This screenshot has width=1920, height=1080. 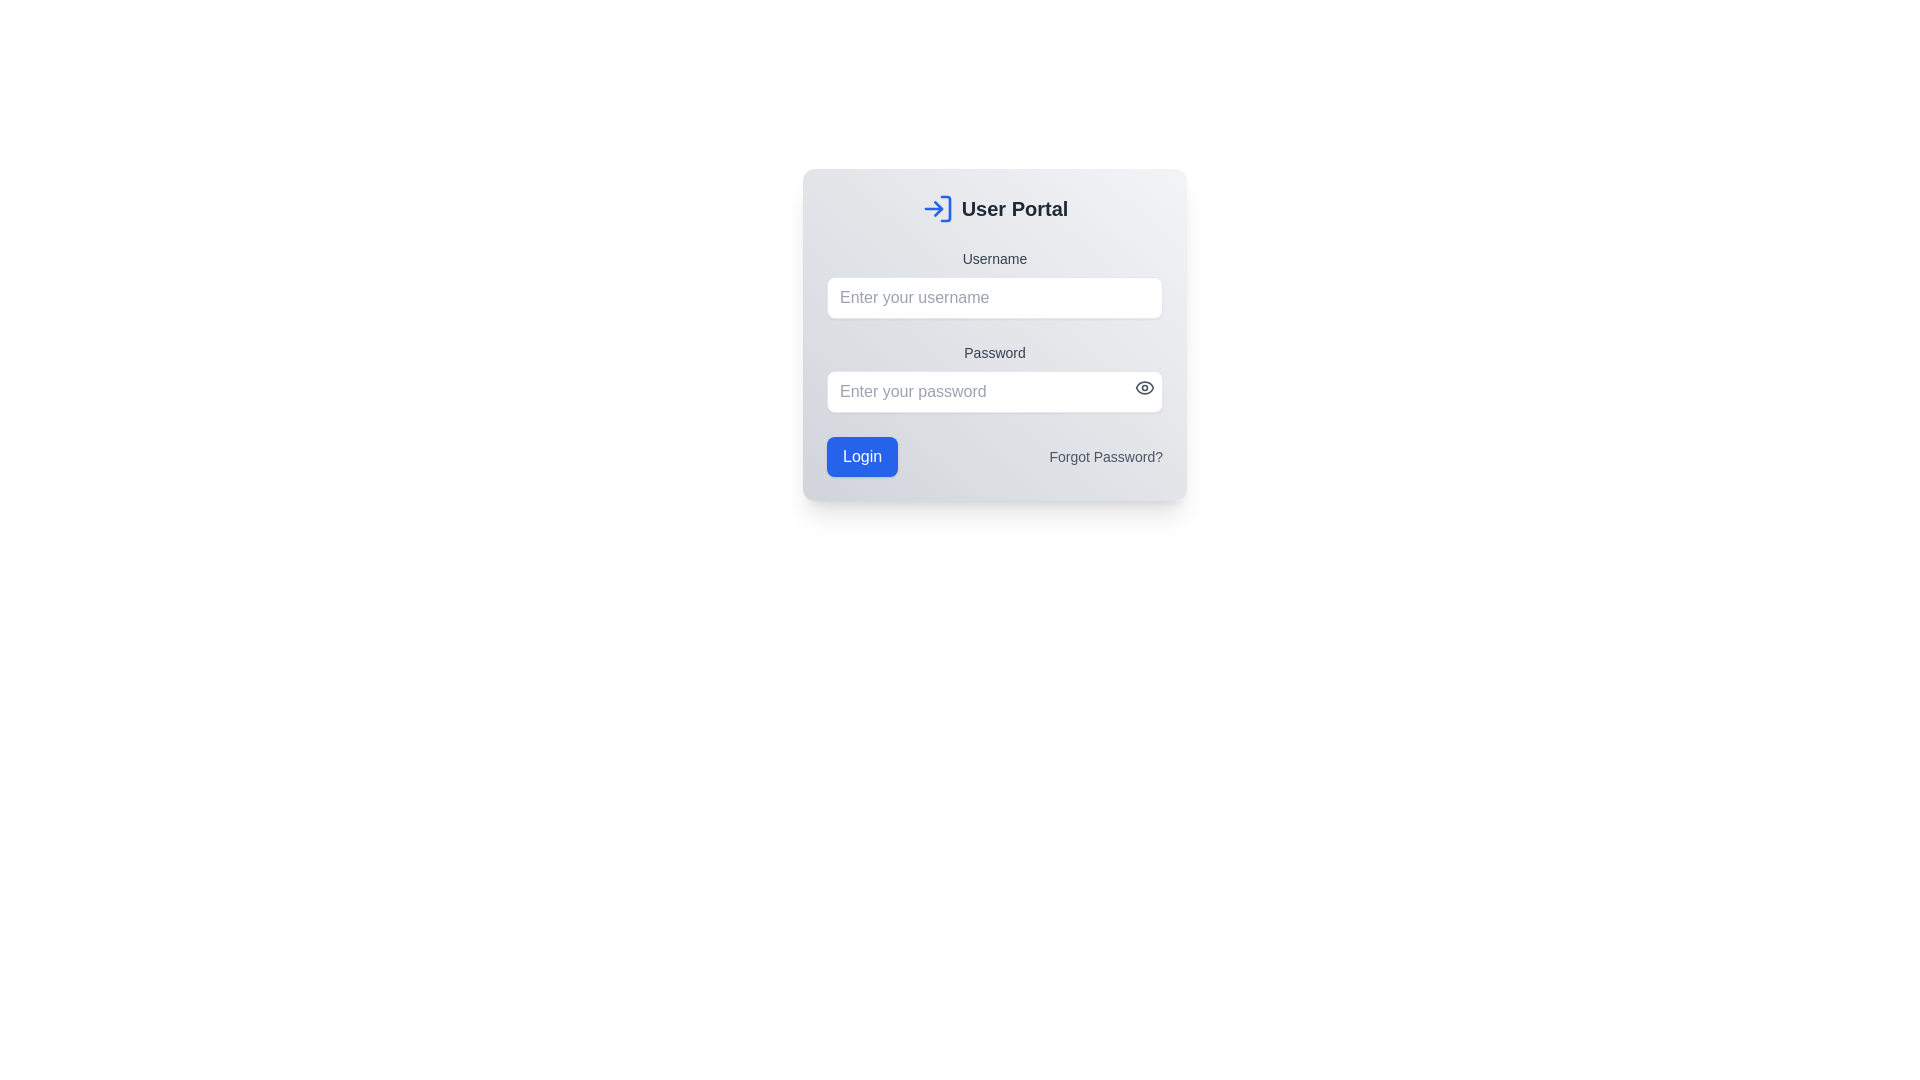 I want to click on the 'Forgot Password?' hyperlink located in the bottom-right corner of the login form interface, so click(x=1105, y=456).